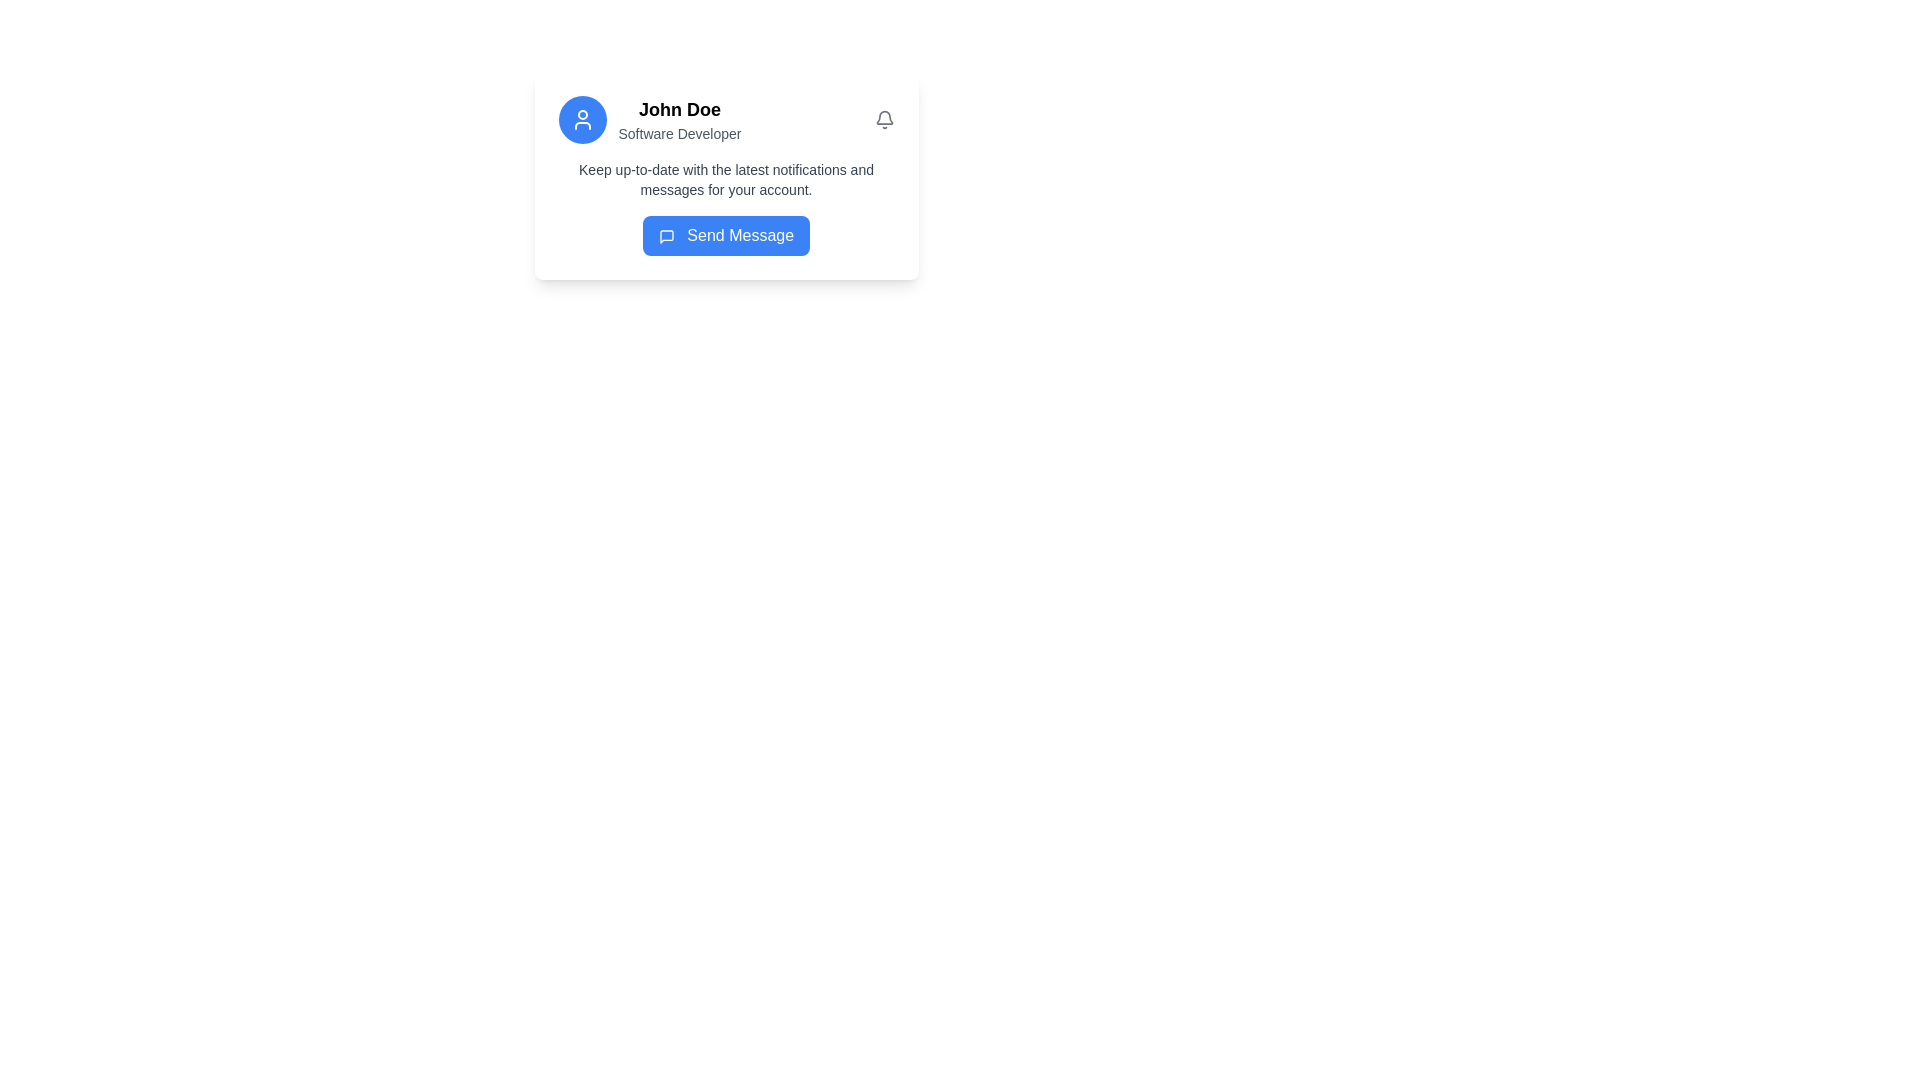 This screenshot has height=1080, width=1920. Describe the element at coordinates (725, 208) in the screenshot. I see `the button in the notification area` at that location.